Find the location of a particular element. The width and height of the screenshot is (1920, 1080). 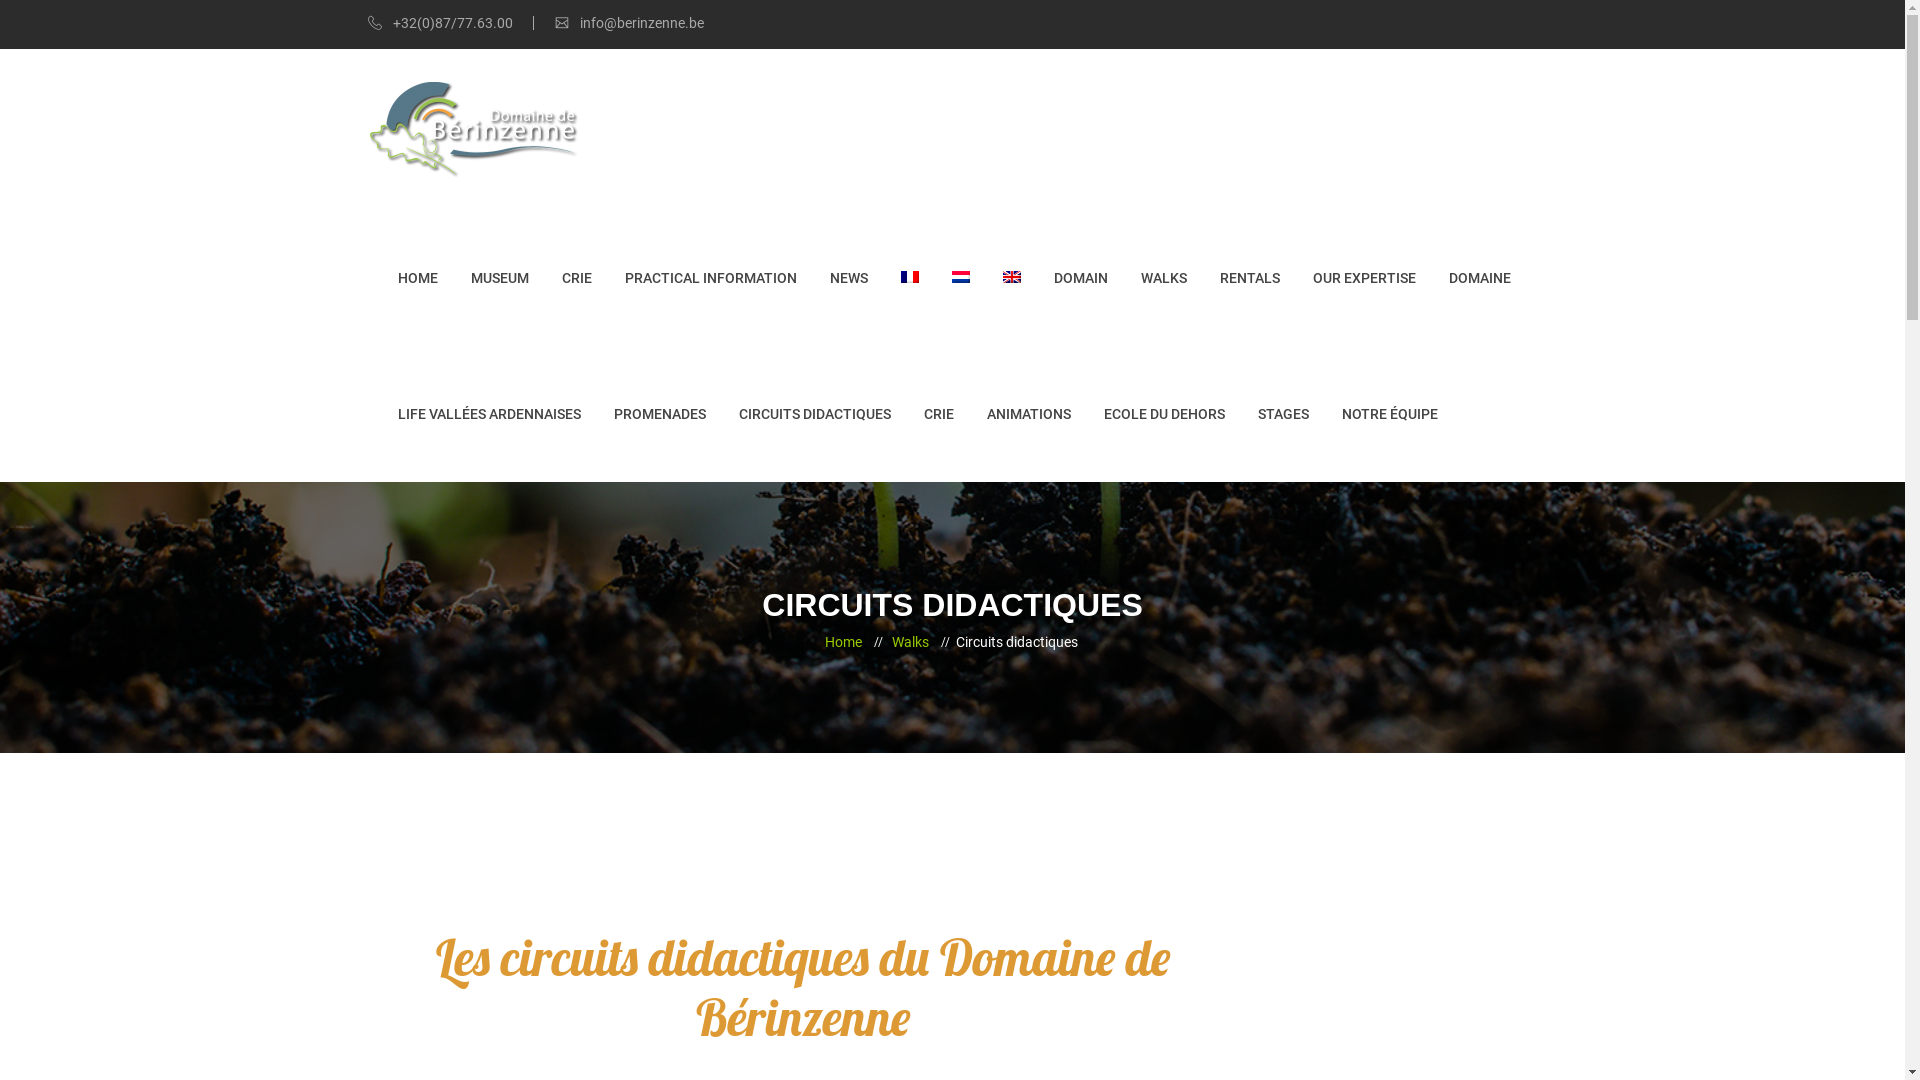

'DOMAINE' is located at coordinates (1478, 277).